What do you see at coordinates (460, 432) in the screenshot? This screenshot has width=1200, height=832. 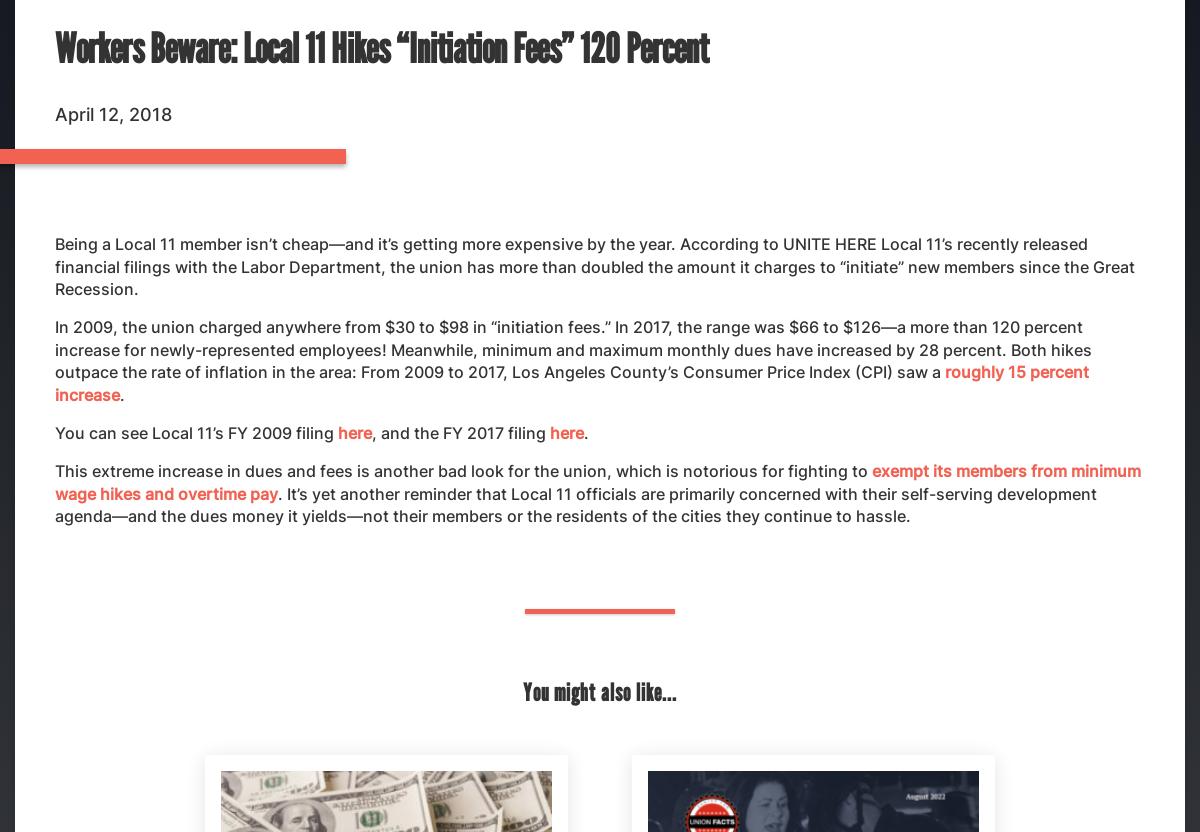 I see `', and the FY 2017 filing'` at bounding box center [460, 432].